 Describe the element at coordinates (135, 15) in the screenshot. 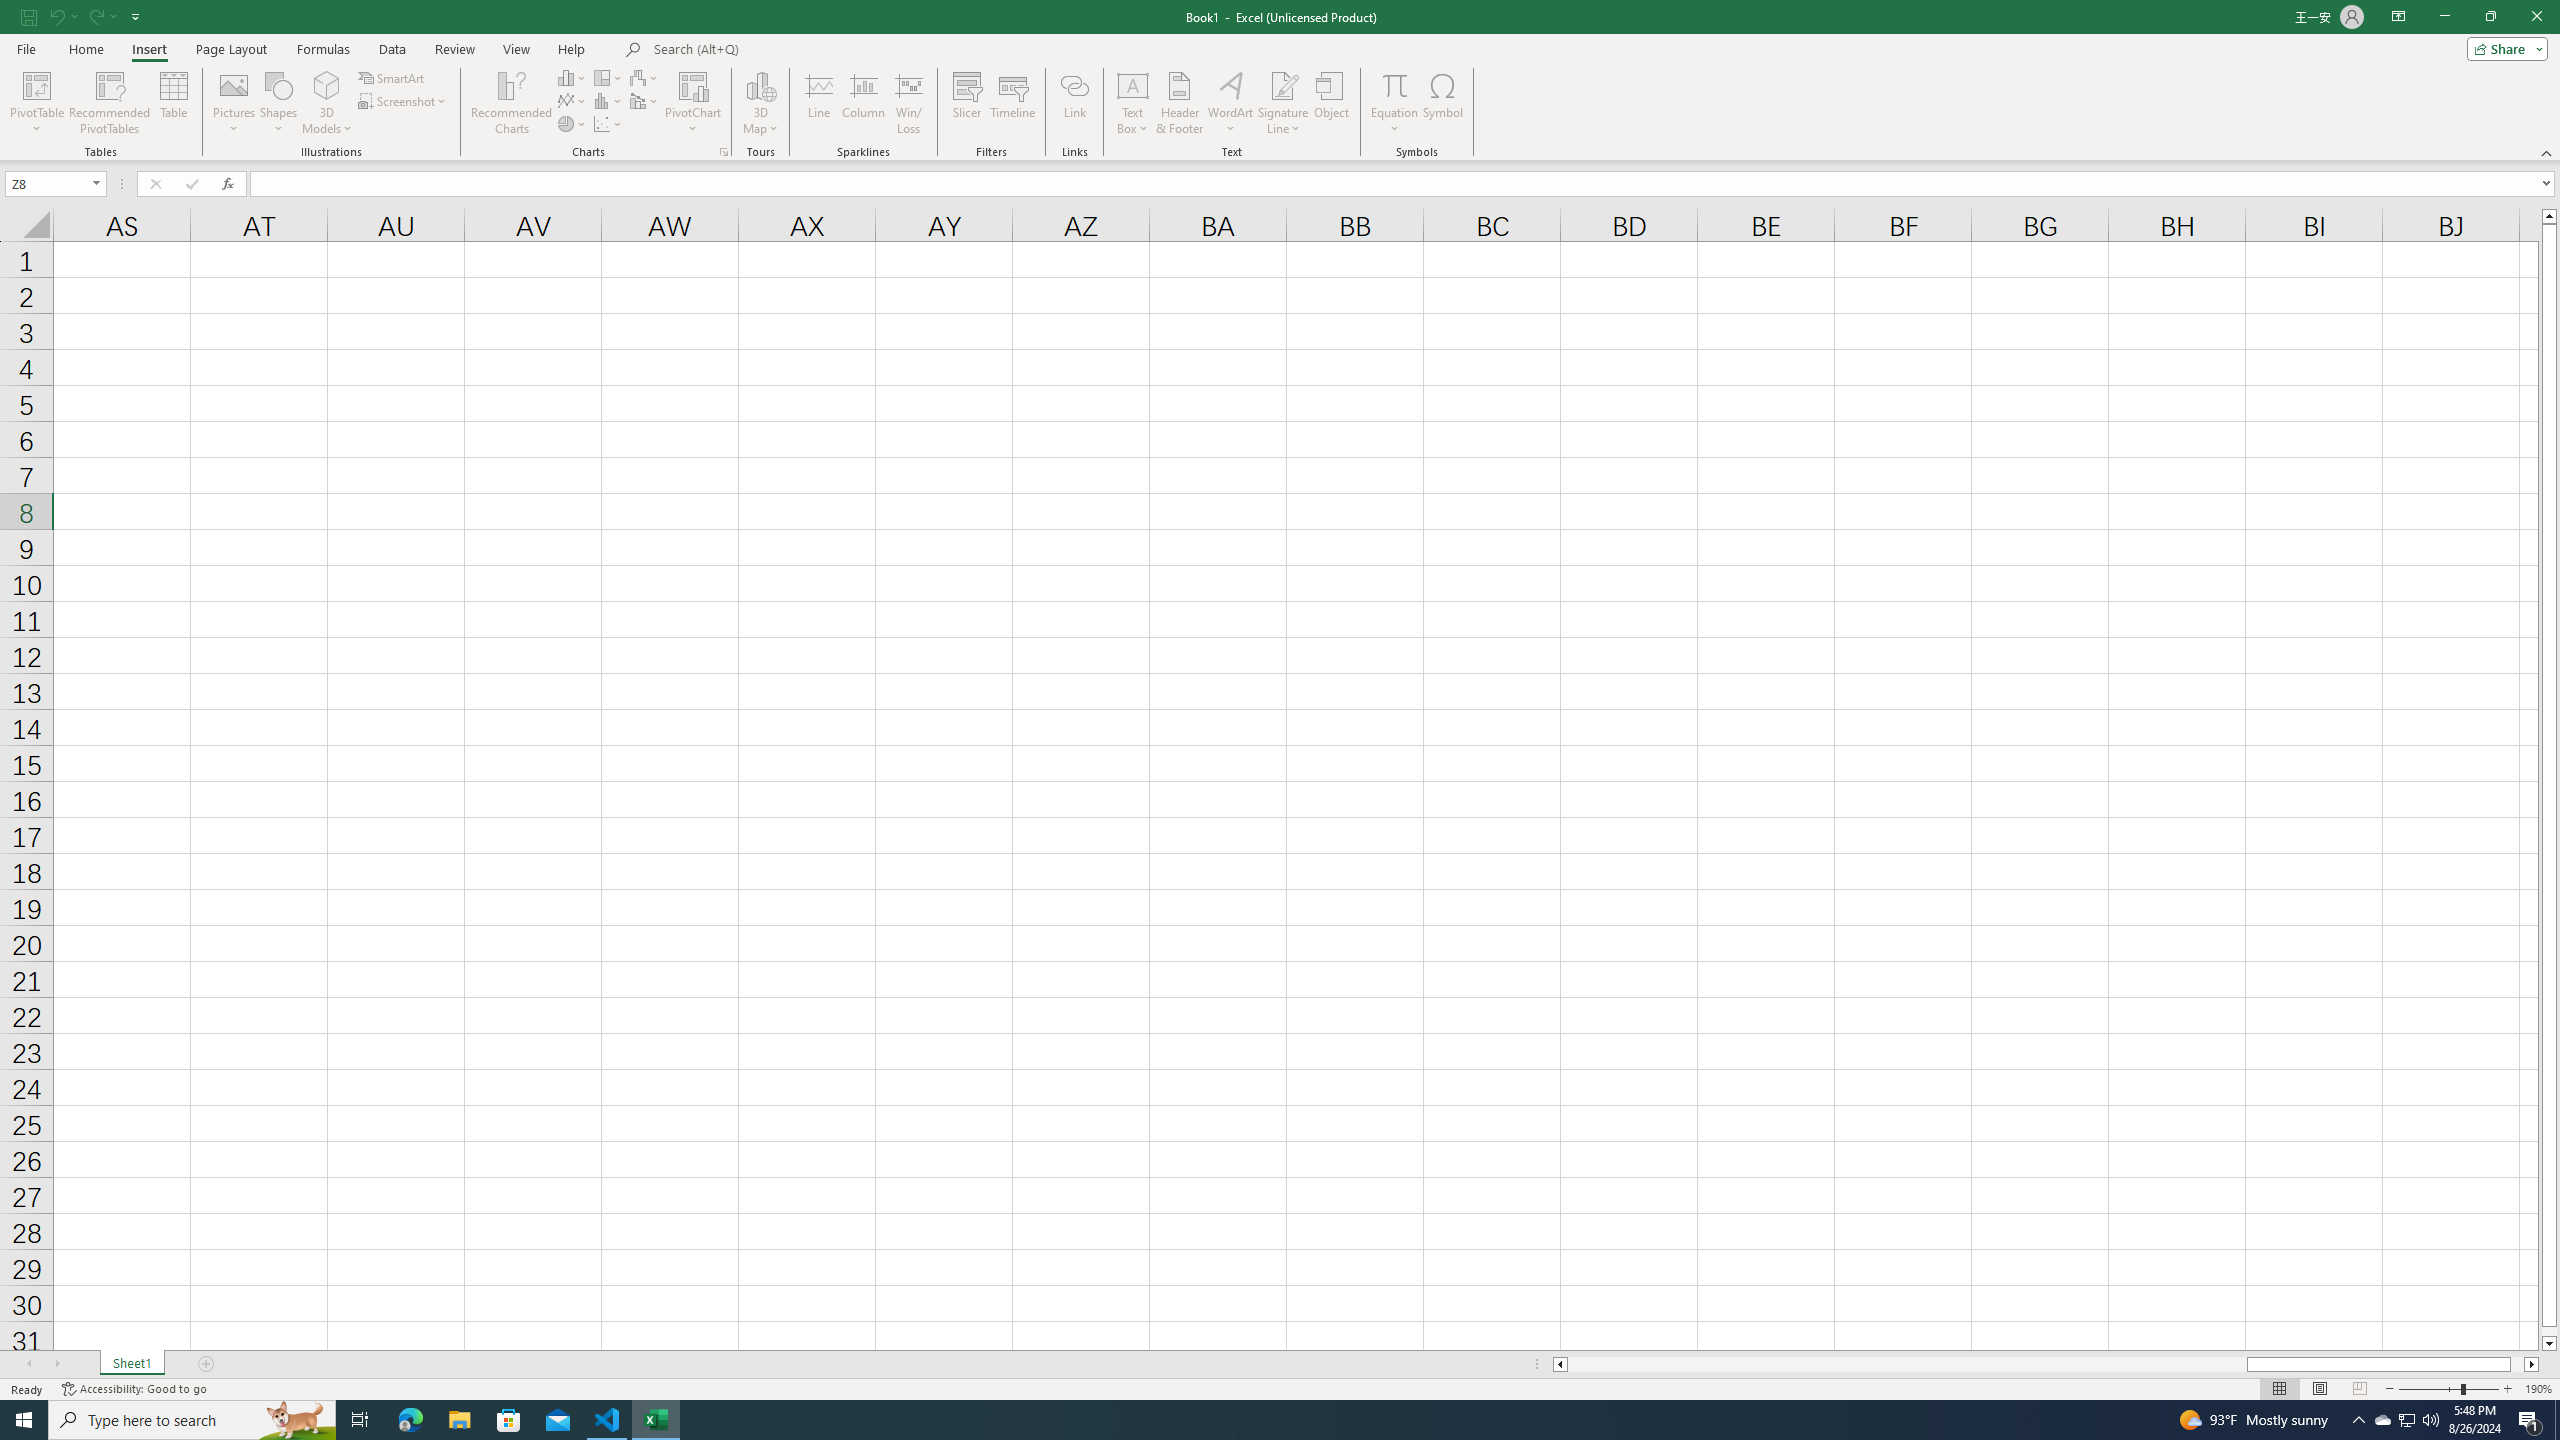

I see `'Customize Quick Access Toolbar'` at that location.